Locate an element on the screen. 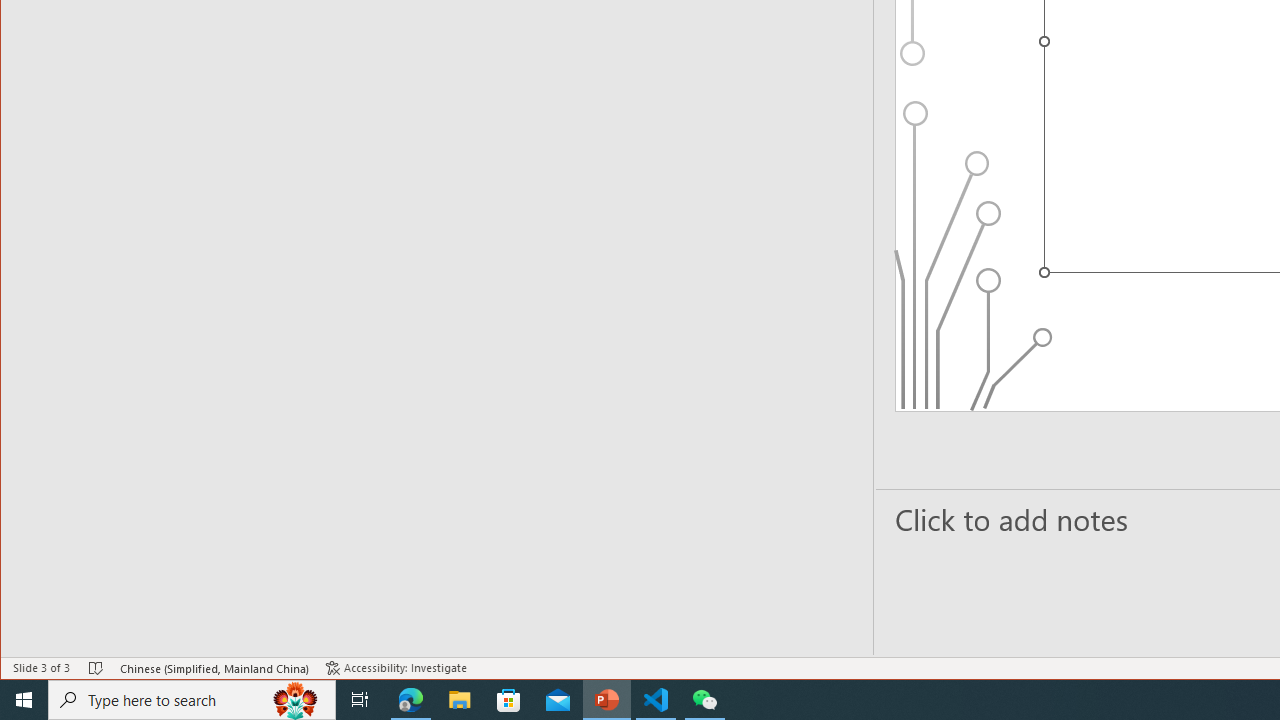 This screenshot has height=720, width=1280. 'Start' is located at coordinates (24, 698).